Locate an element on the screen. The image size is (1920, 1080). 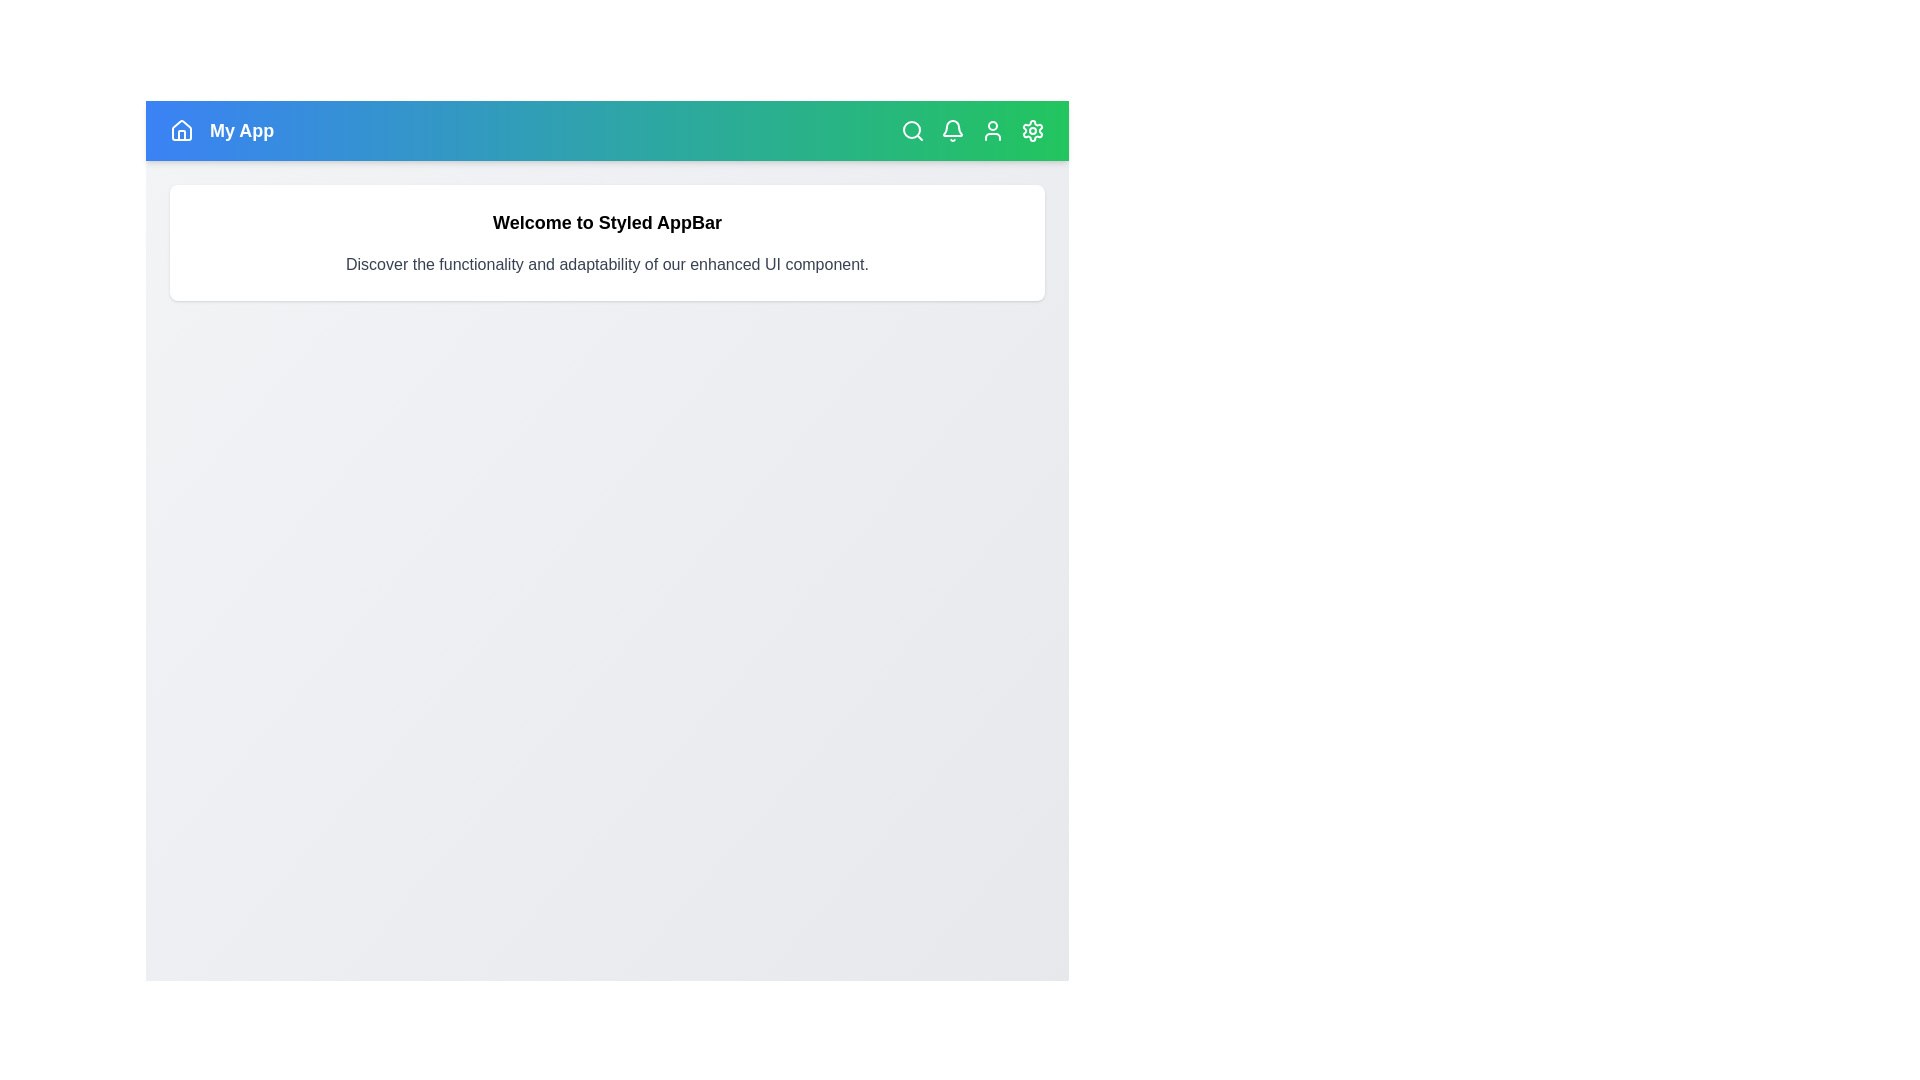
the navigation icon corresponding to Home is located at coordinates (182, 131).